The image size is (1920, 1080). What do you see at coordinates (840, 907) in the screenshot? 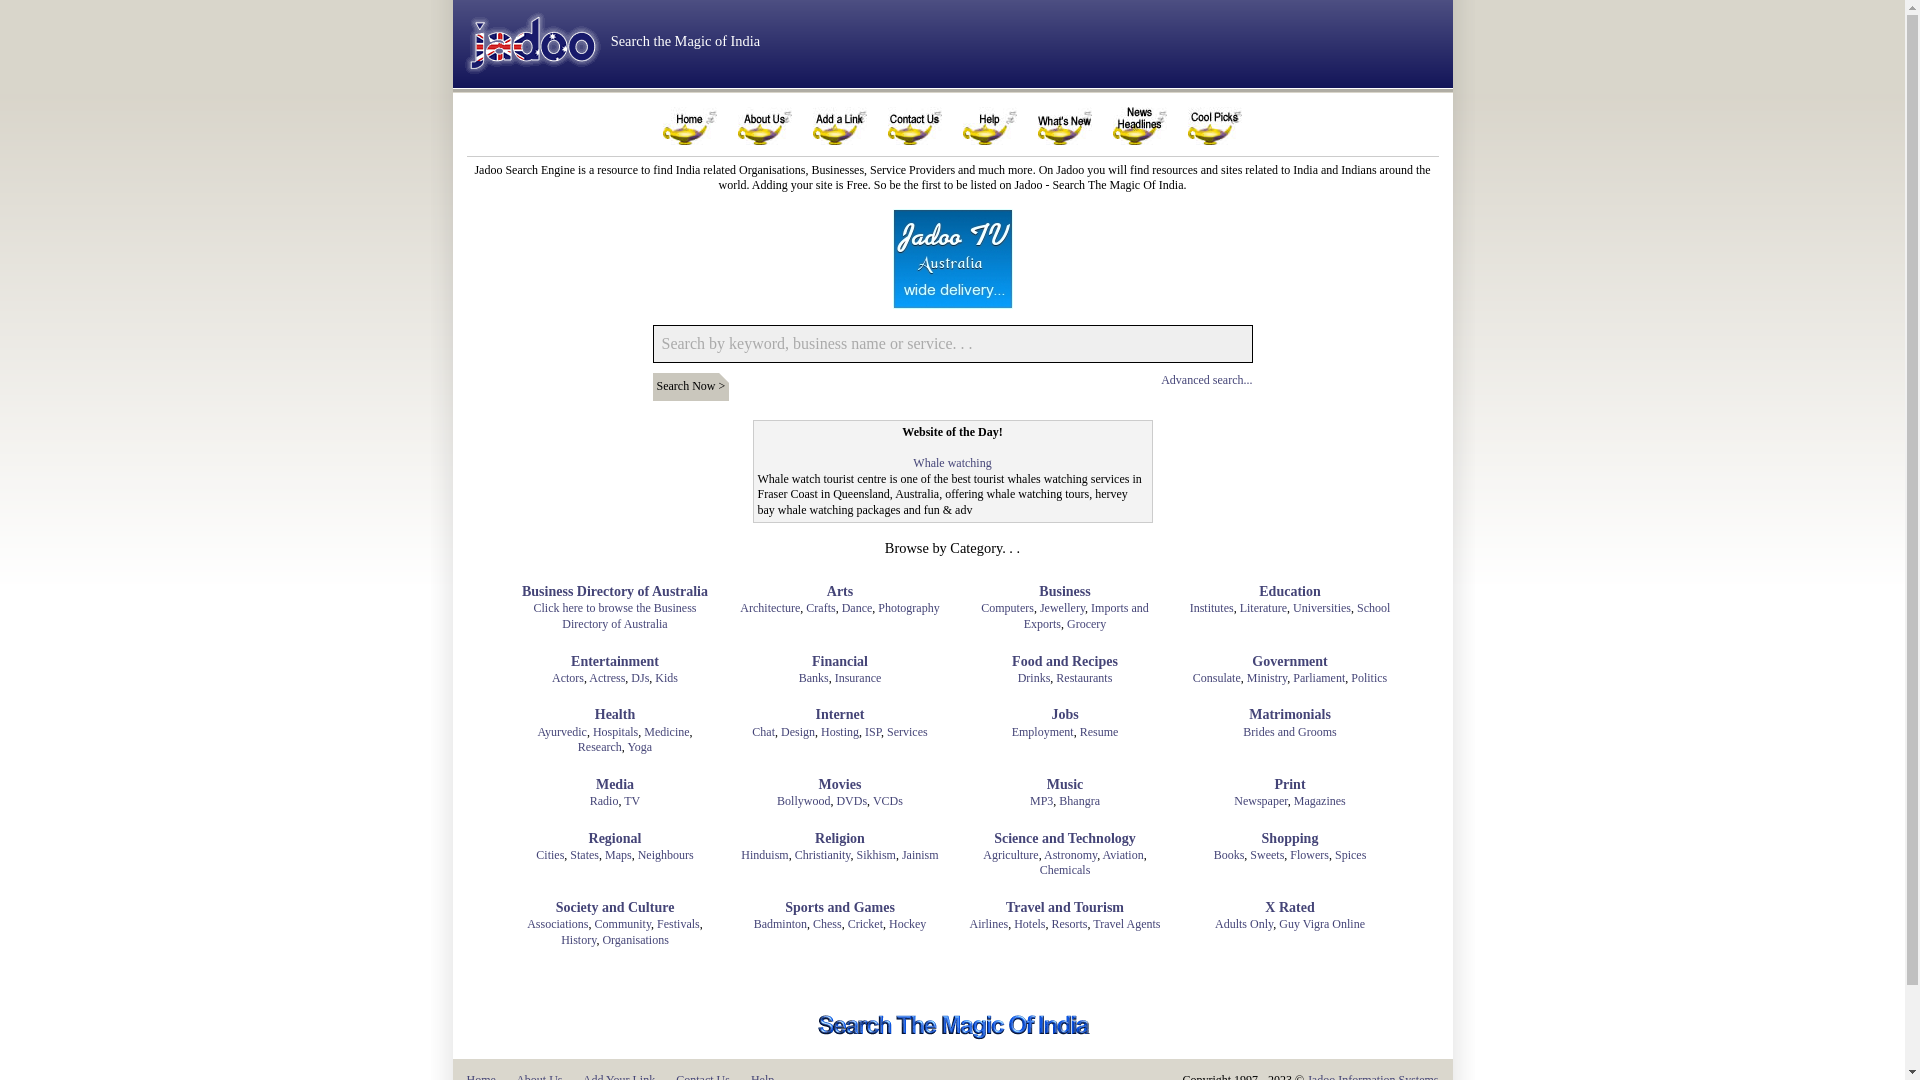
I see `'Sports and Games'` at bounding box center [840, 907].